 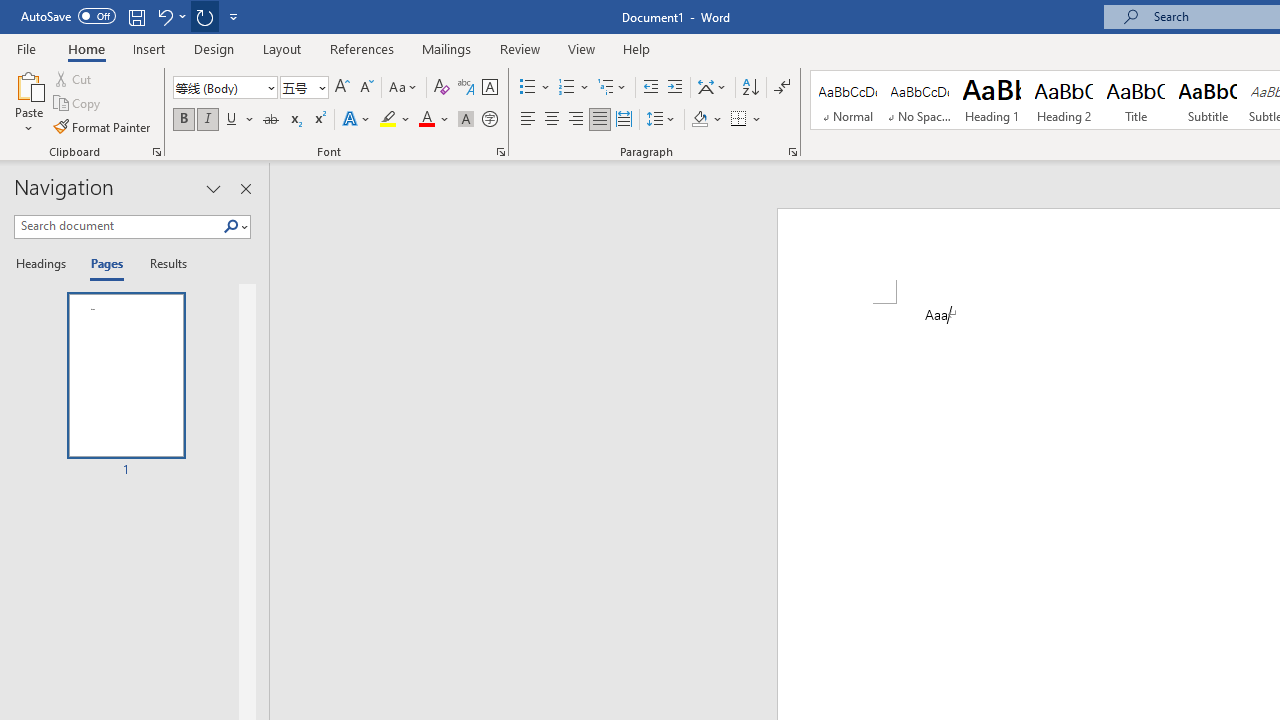 What do you see at coordinates (26, 47) in the screenshot?
I see `'File Tab'` at bounding box center [26, 47].